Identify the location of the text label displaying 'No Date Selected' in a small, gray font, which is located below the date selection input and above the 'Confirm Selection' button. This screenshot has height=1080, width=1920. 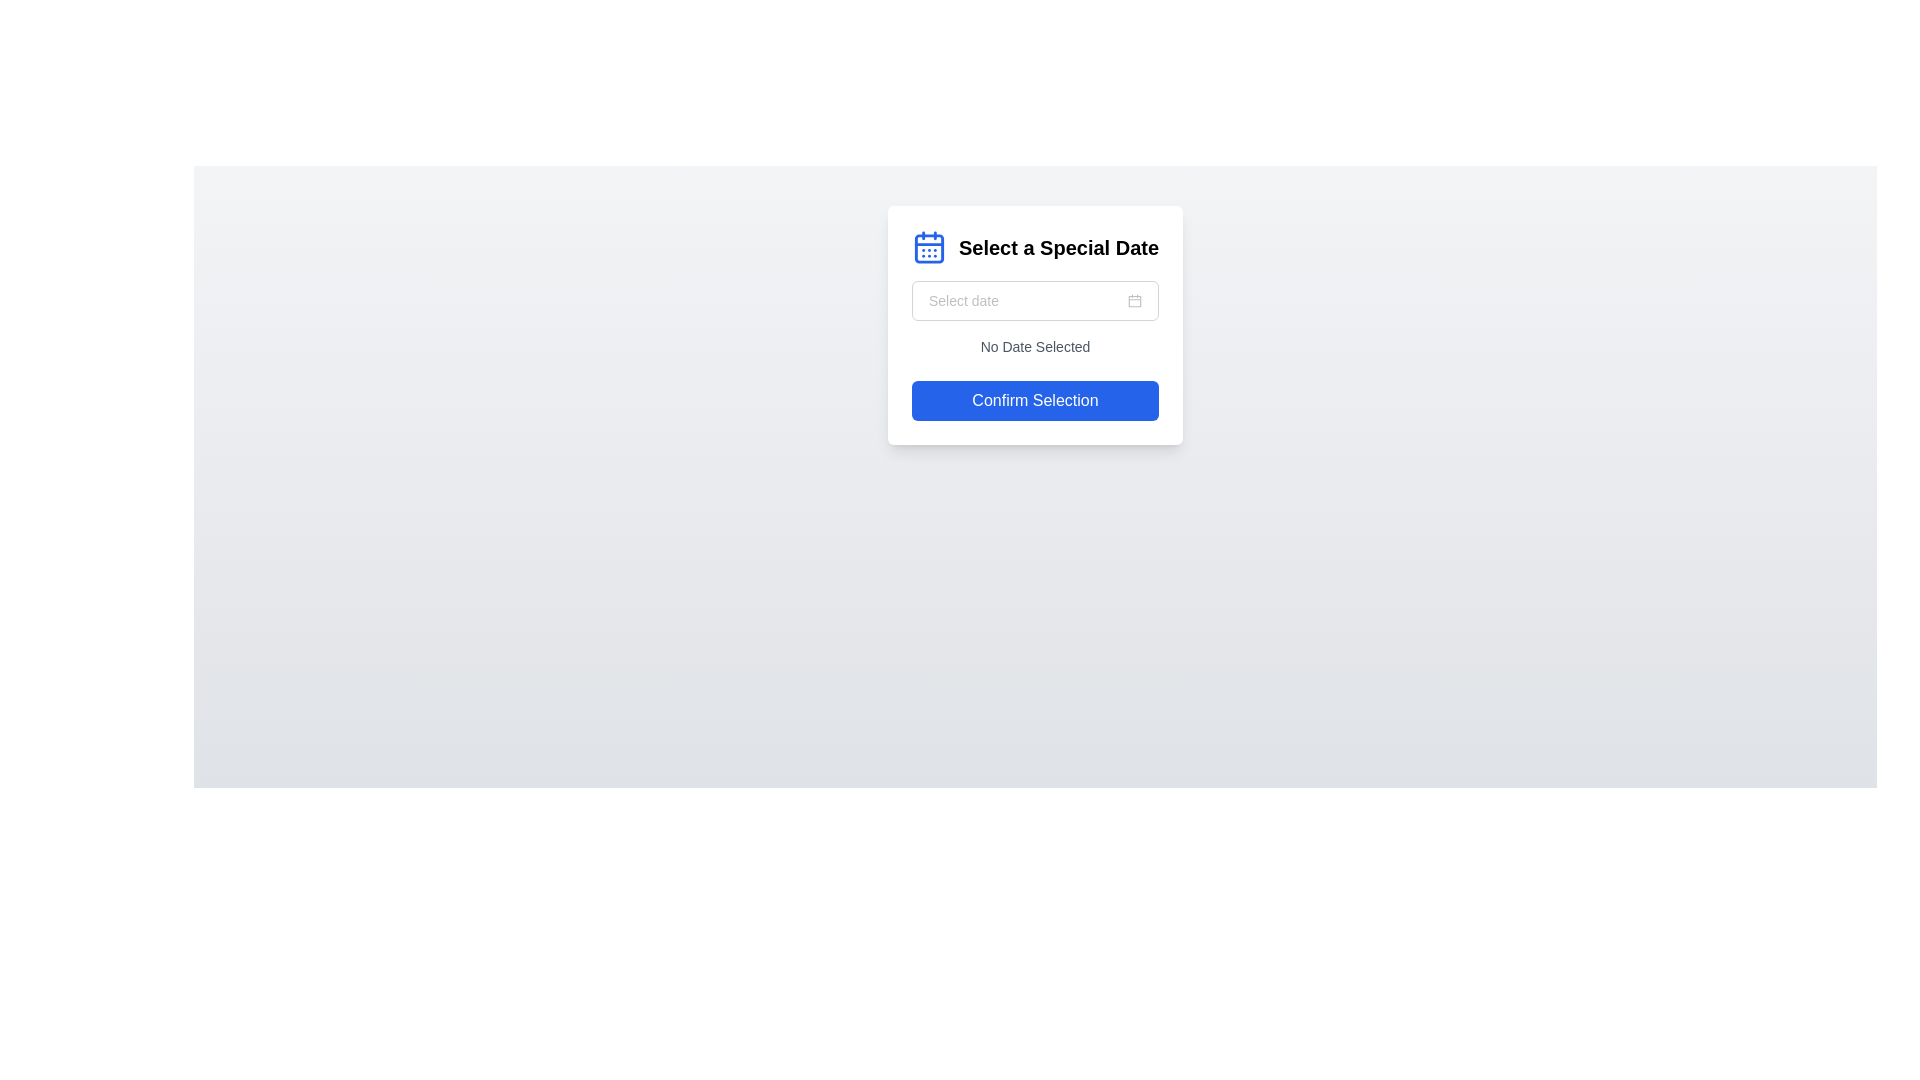
(1035, 346).